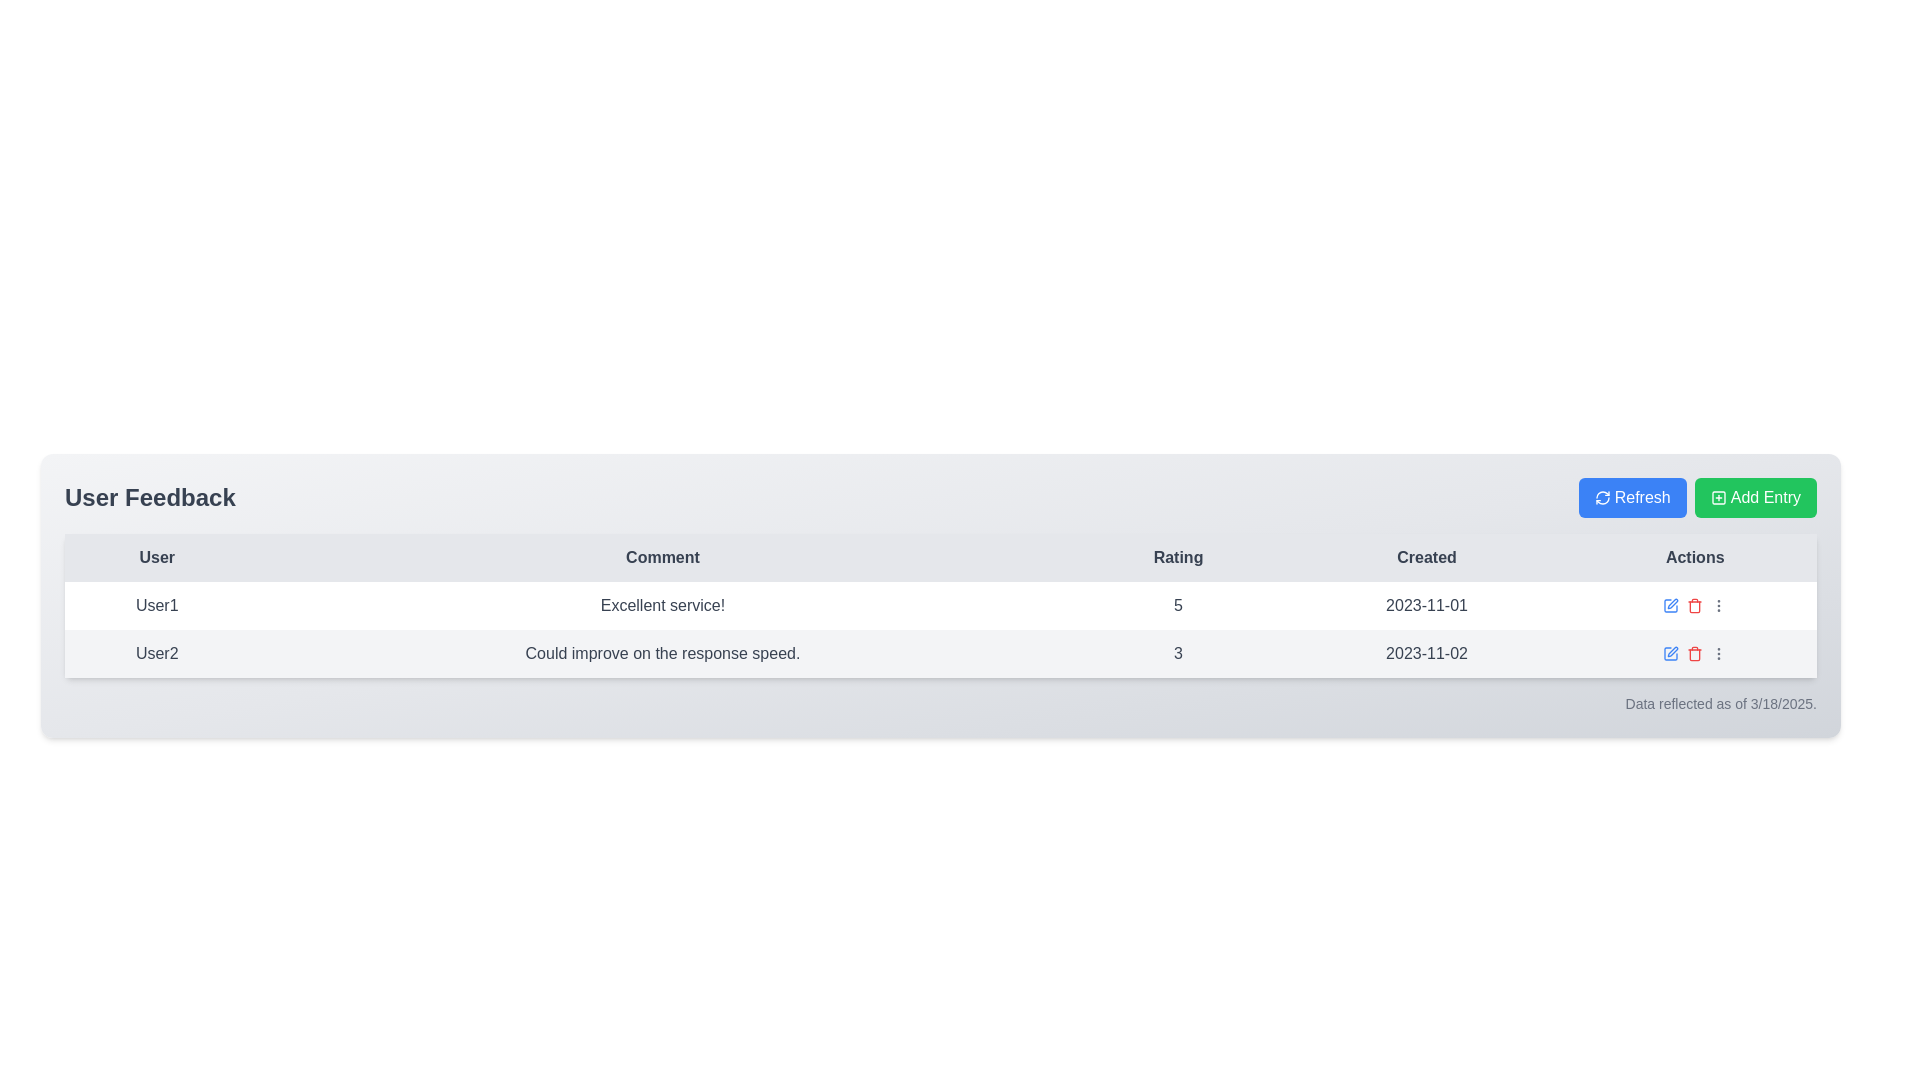  Describe the element at coordinates (1425, 604) in the screenshot. I see `the text label displaying the creation date of the feedback entry, located in the second row of the feedback table under the 'Created' column` at that location.